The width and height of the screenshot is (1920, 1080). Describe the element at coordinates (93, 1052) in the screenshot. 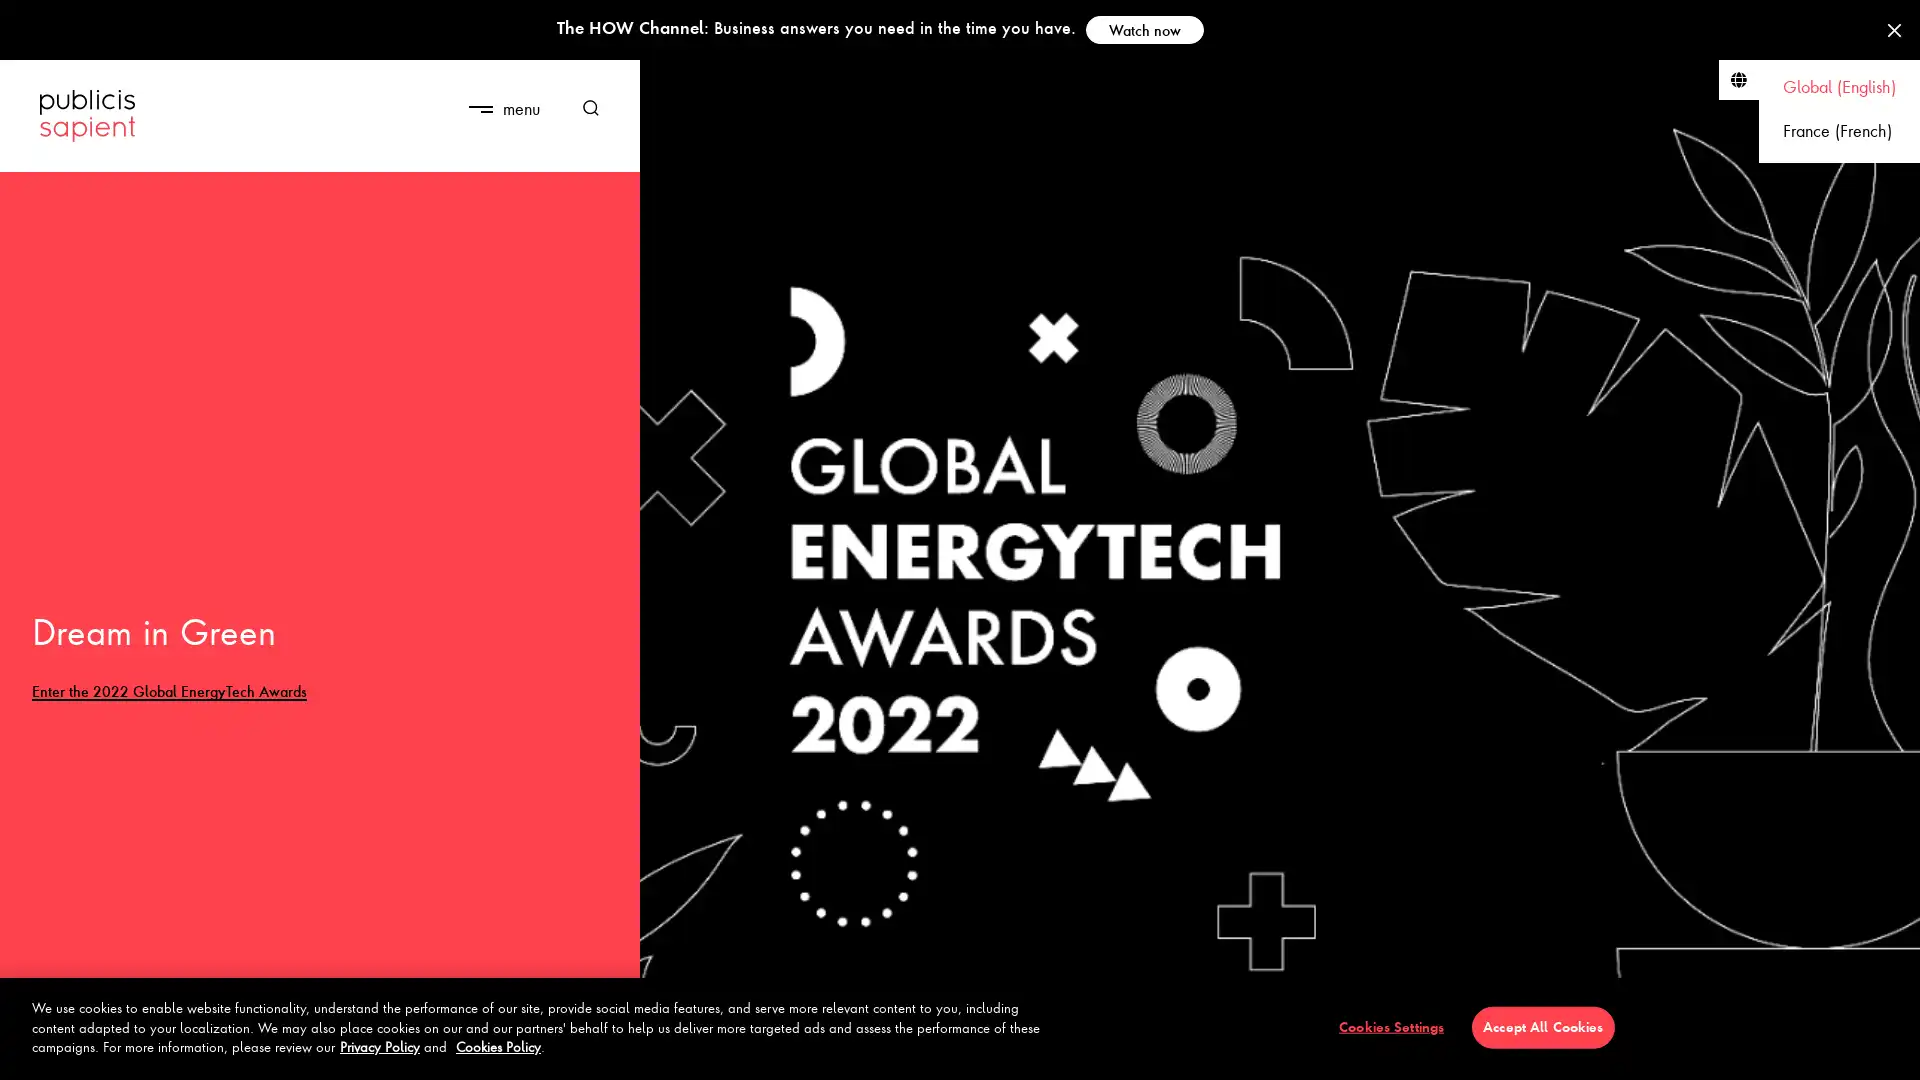

I see `Display Slide 2` at that location.